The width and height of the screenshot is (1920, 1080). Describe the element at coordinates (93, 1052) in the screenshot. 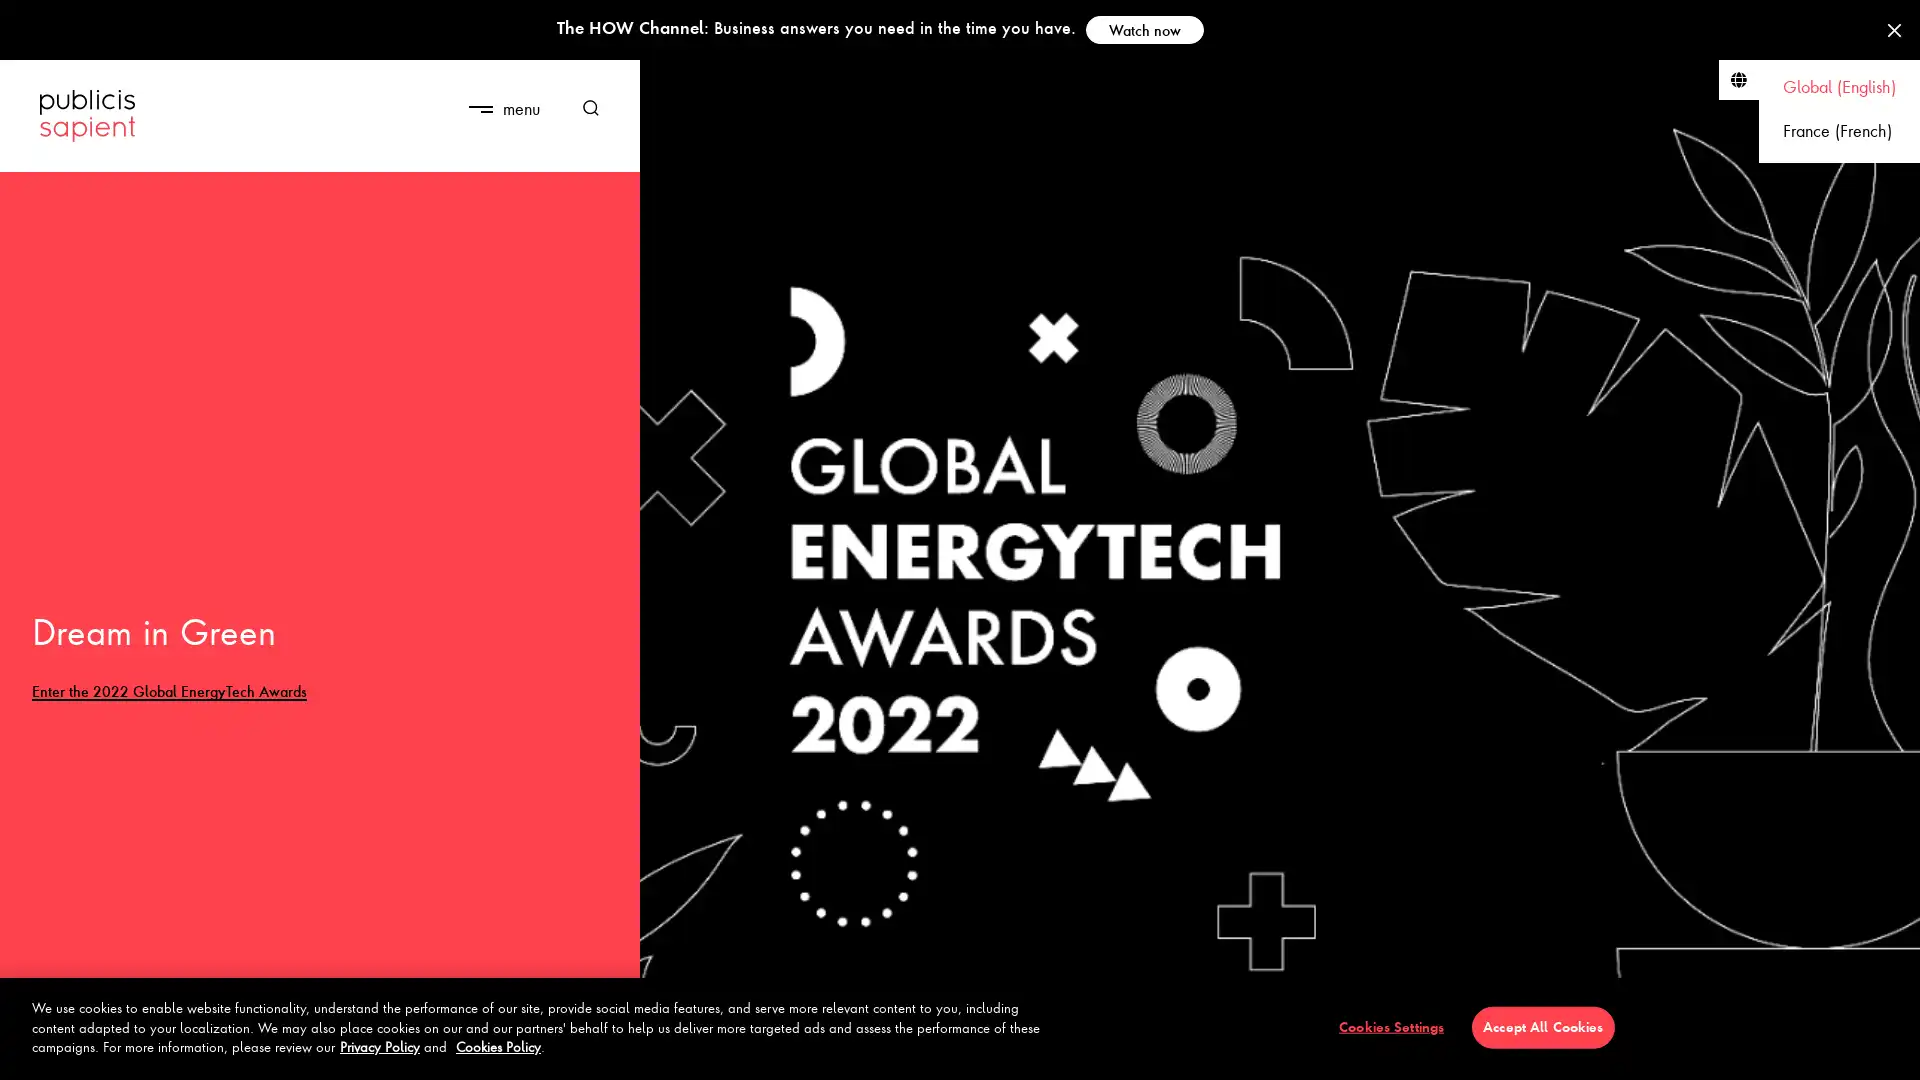

I see `Display Slide 2` at that location.